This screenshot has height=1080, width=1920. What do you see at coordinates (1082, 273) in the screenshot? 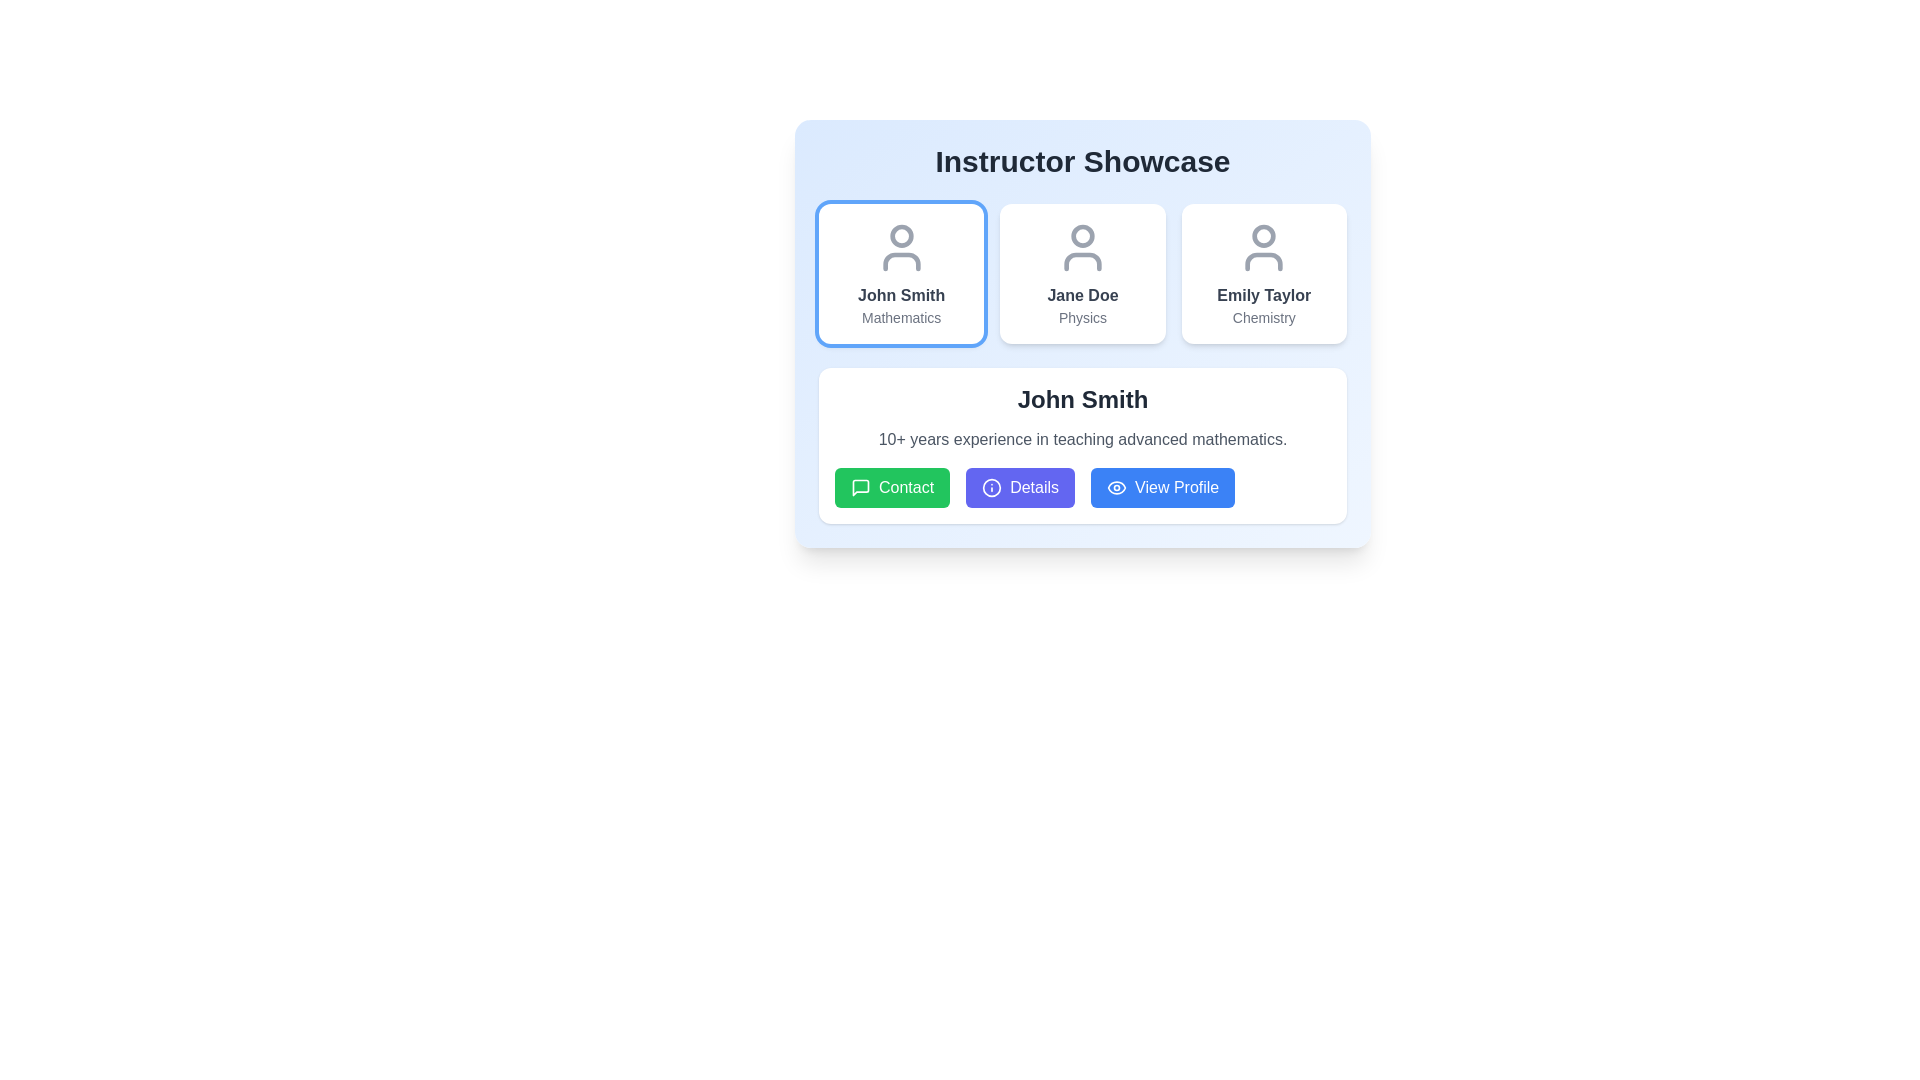
I see `the Profile card for 'Jane Doe', which showcases expertise in 'Physics'` at bounding box center [1082, 273].